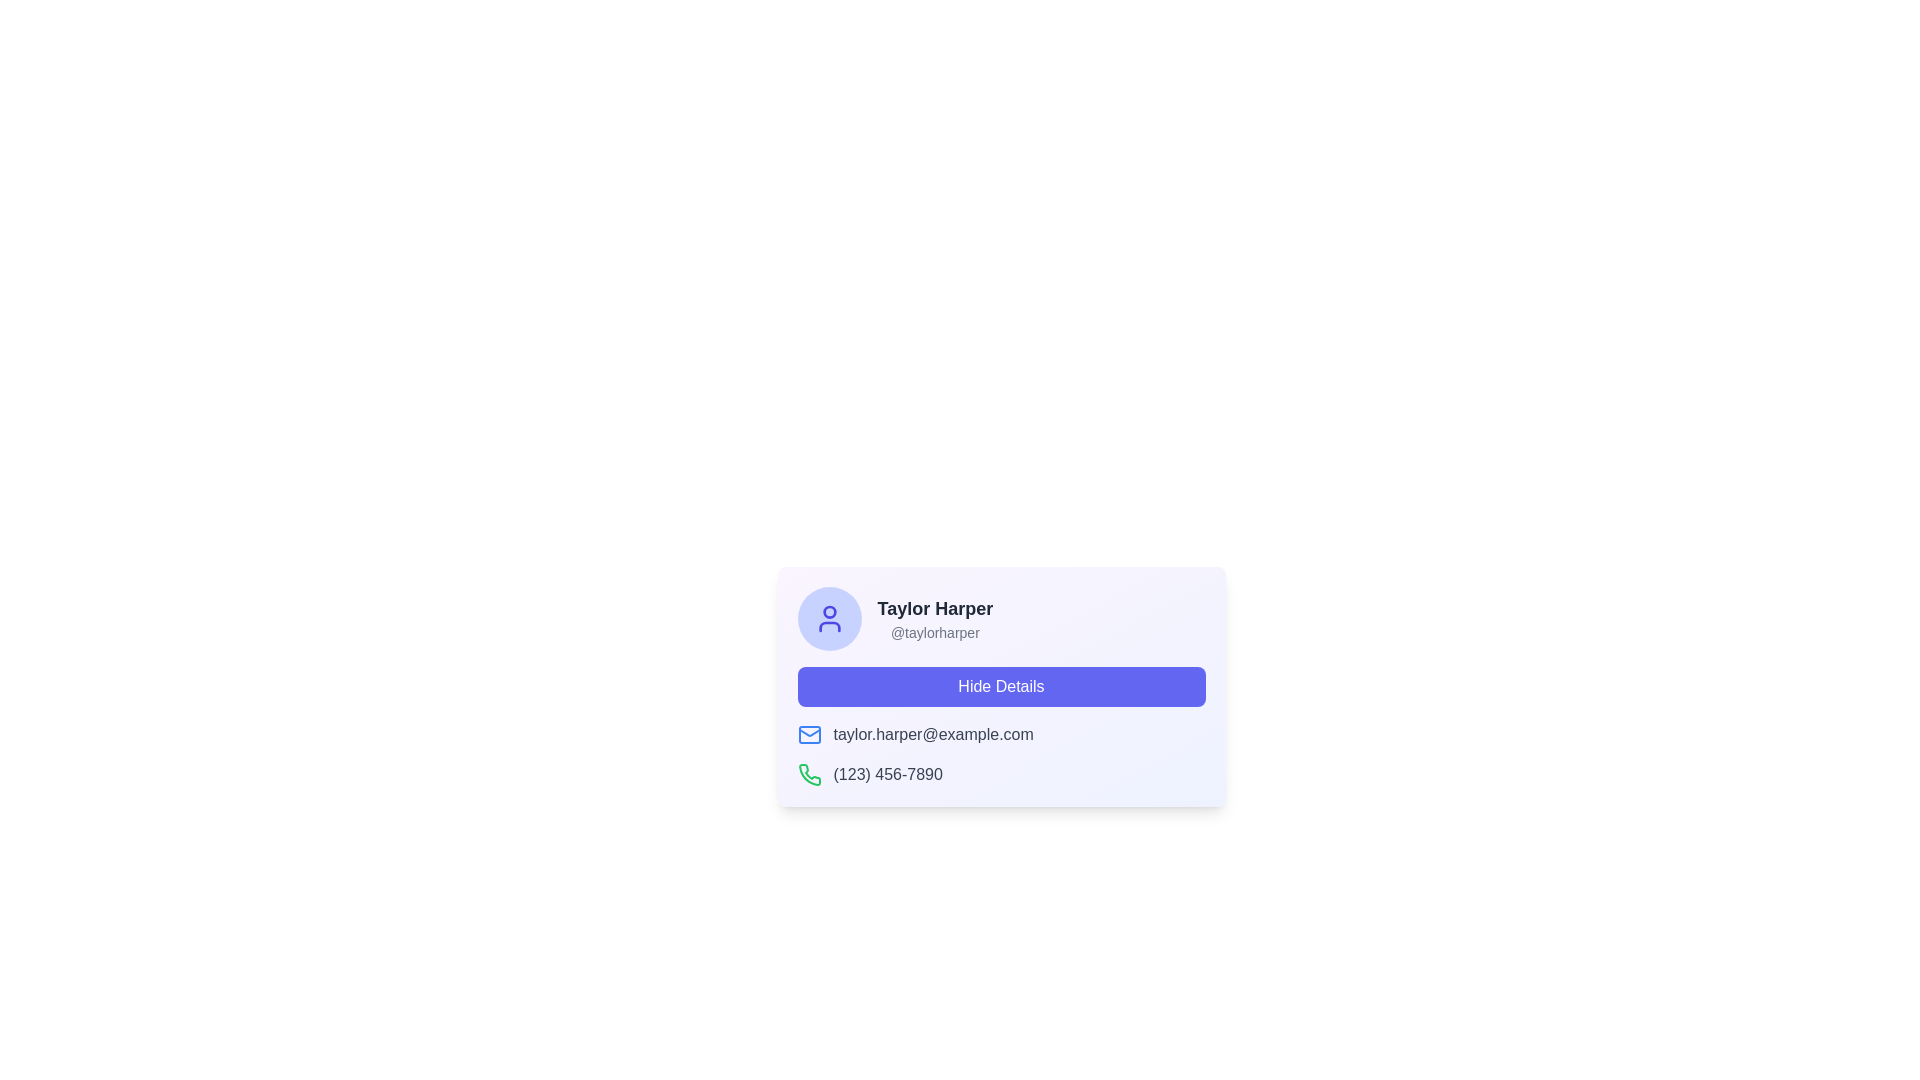 Image resolution: width=1920 pixels, height=1080 pixels. What do you see at coordinates (1001, 755) in the screenshot?
I see `the phone number displayed in the contact information section for user Taylor Harper` at bounding box center [1001, 755].